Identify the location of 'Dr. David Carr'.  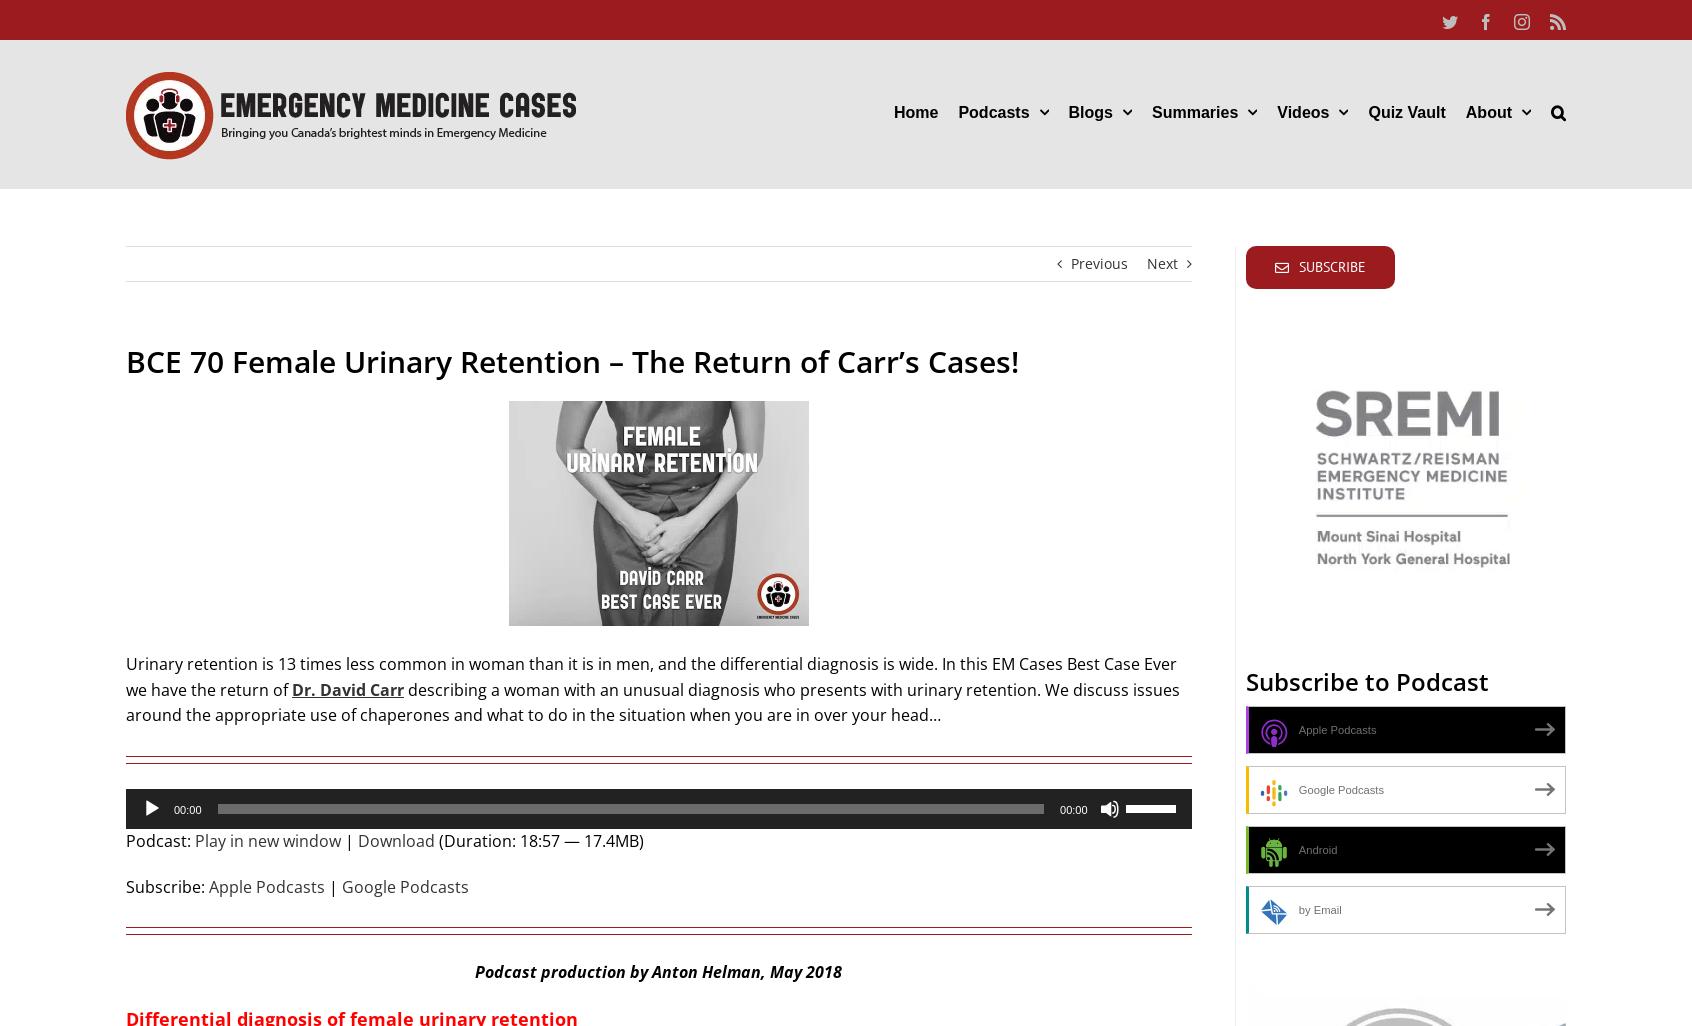
(291, 688).